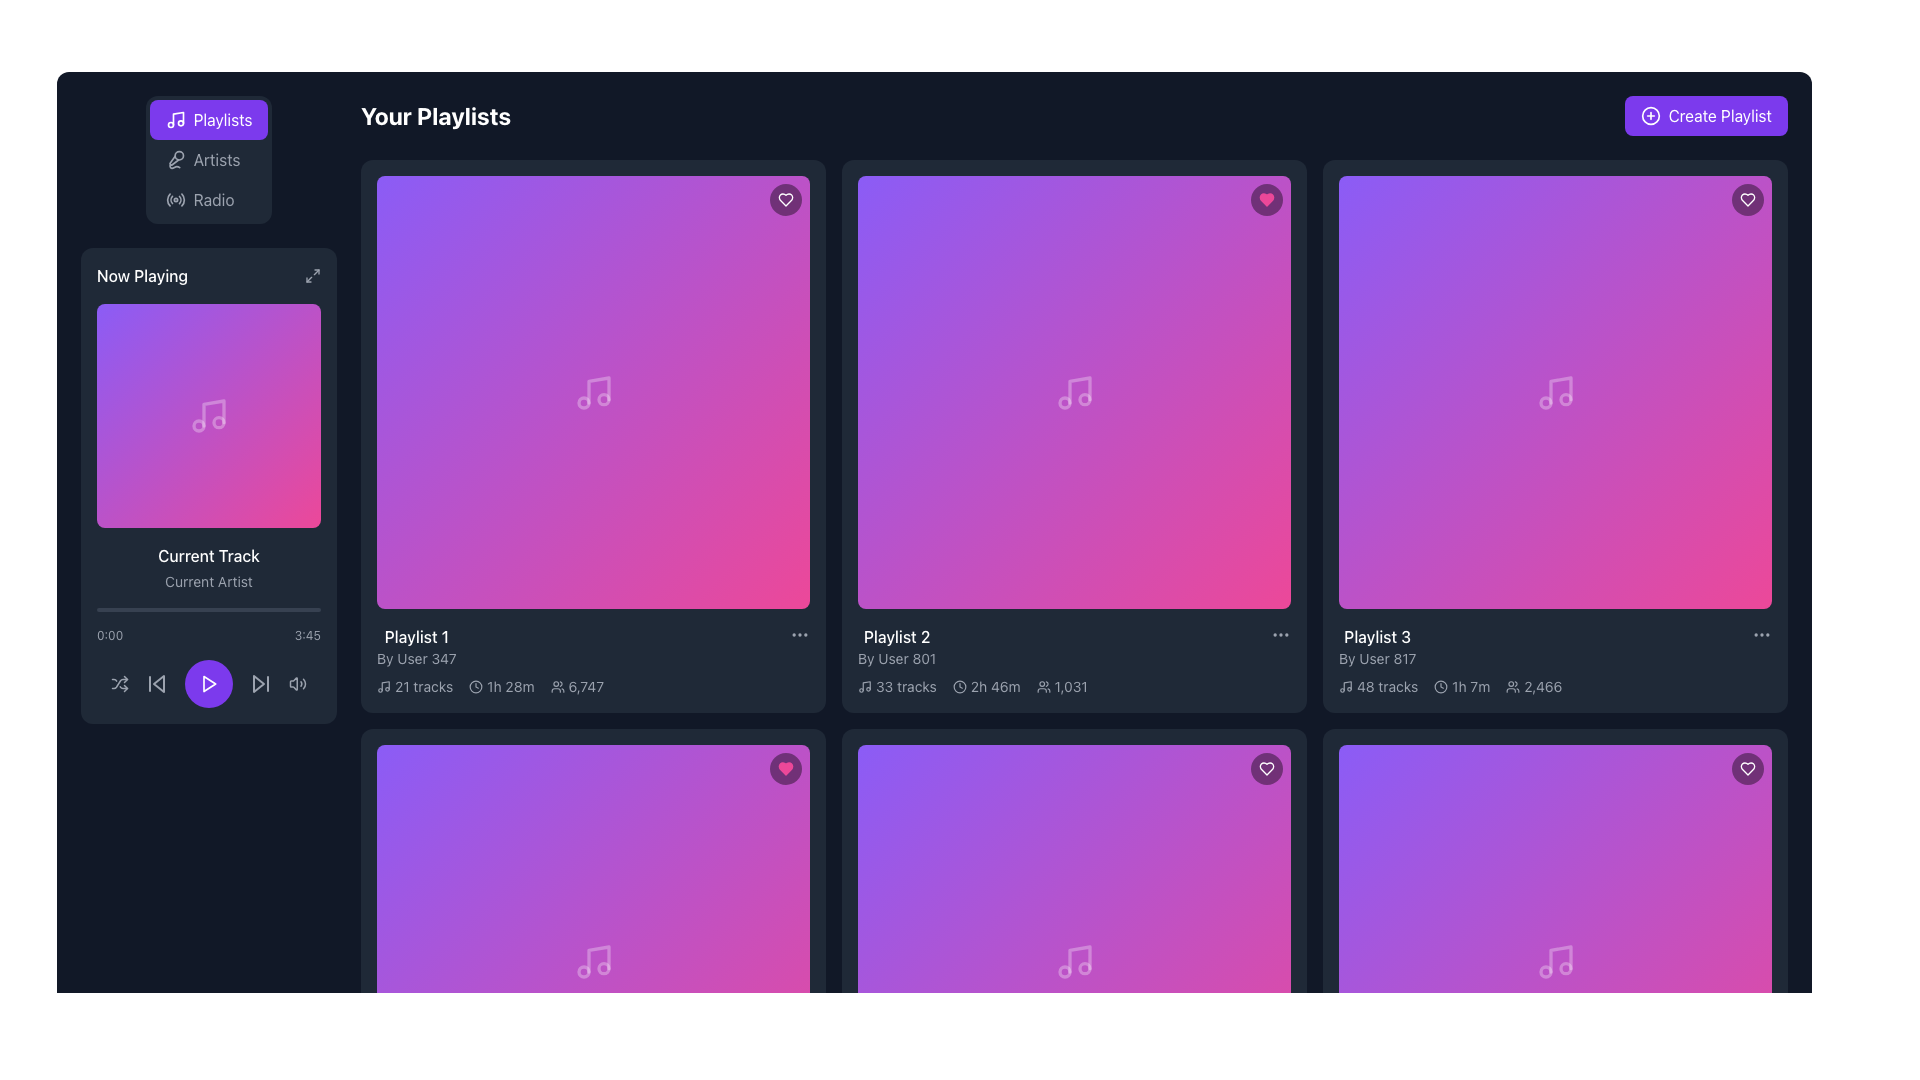 Image resolution: width=1920 pixels, height=1080 pixels. I want to click on the Icon with Text displaying '1h 28m' with a clock icon, located in the bottom-left section of 'Playlist 1', so click(501, 685).